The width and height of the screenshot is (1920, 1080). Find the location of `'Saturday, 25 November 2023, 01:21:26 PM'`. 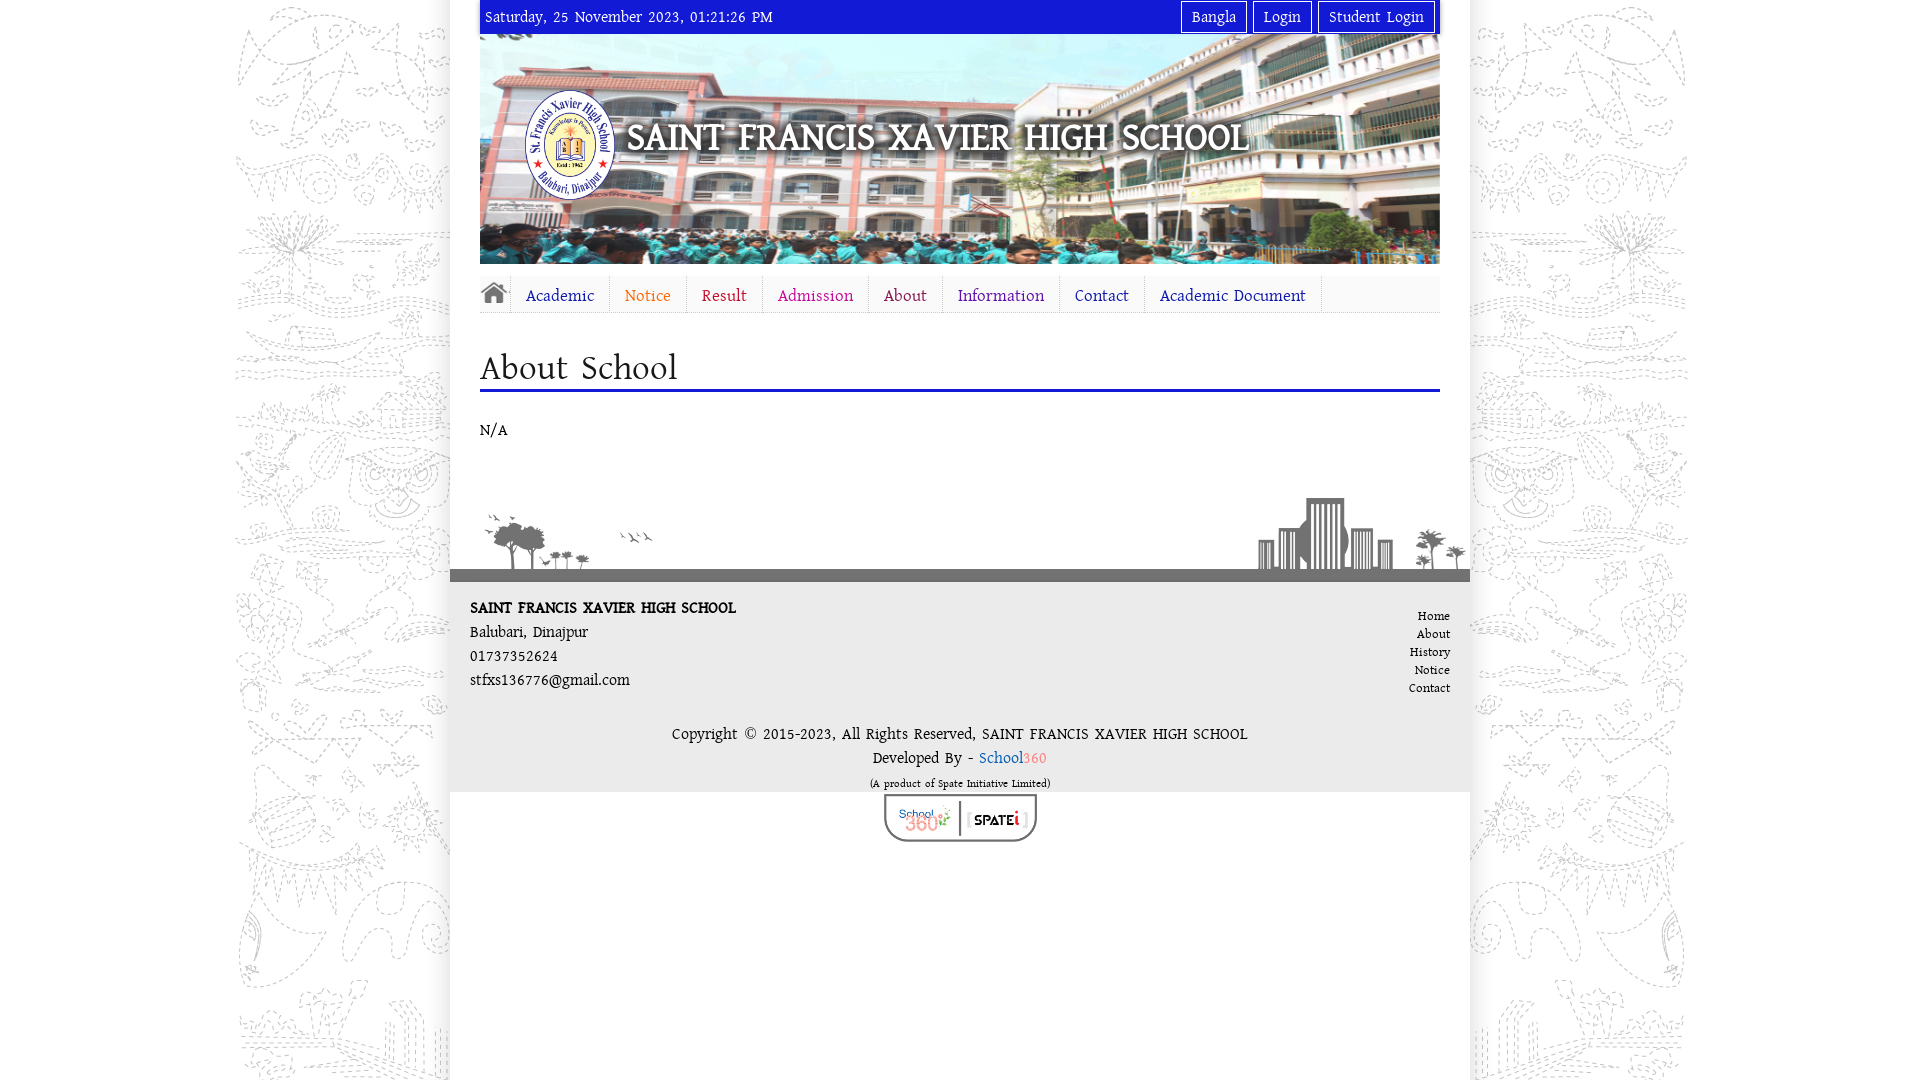

'Saturday, 25 November 2023, 01:21:26 PM' is located at coordinates (627, 16).